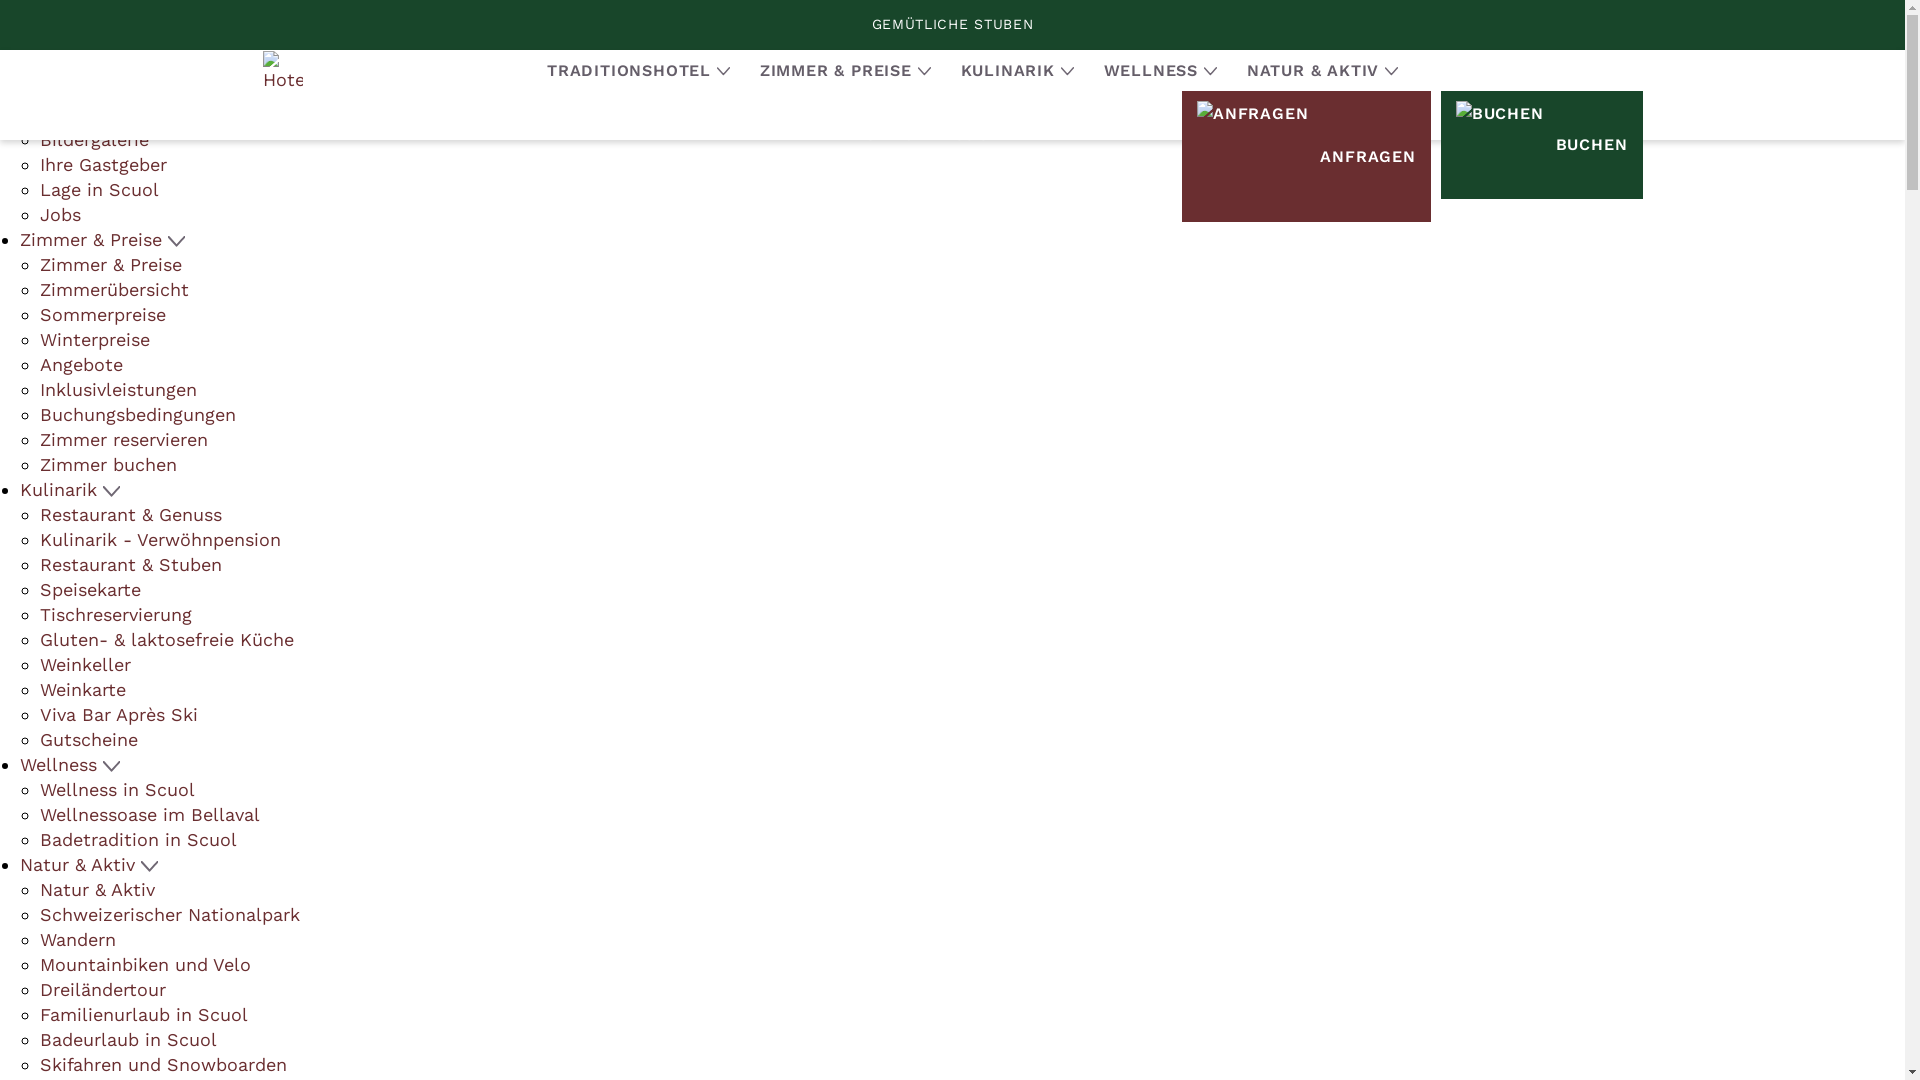 This screenshot has height=1080, width=1920. What do you see at coordinates (143, 1014) in the screenshot?
I see `'Familienurlaub in Scuol'` at bounding box center [143, 1014].